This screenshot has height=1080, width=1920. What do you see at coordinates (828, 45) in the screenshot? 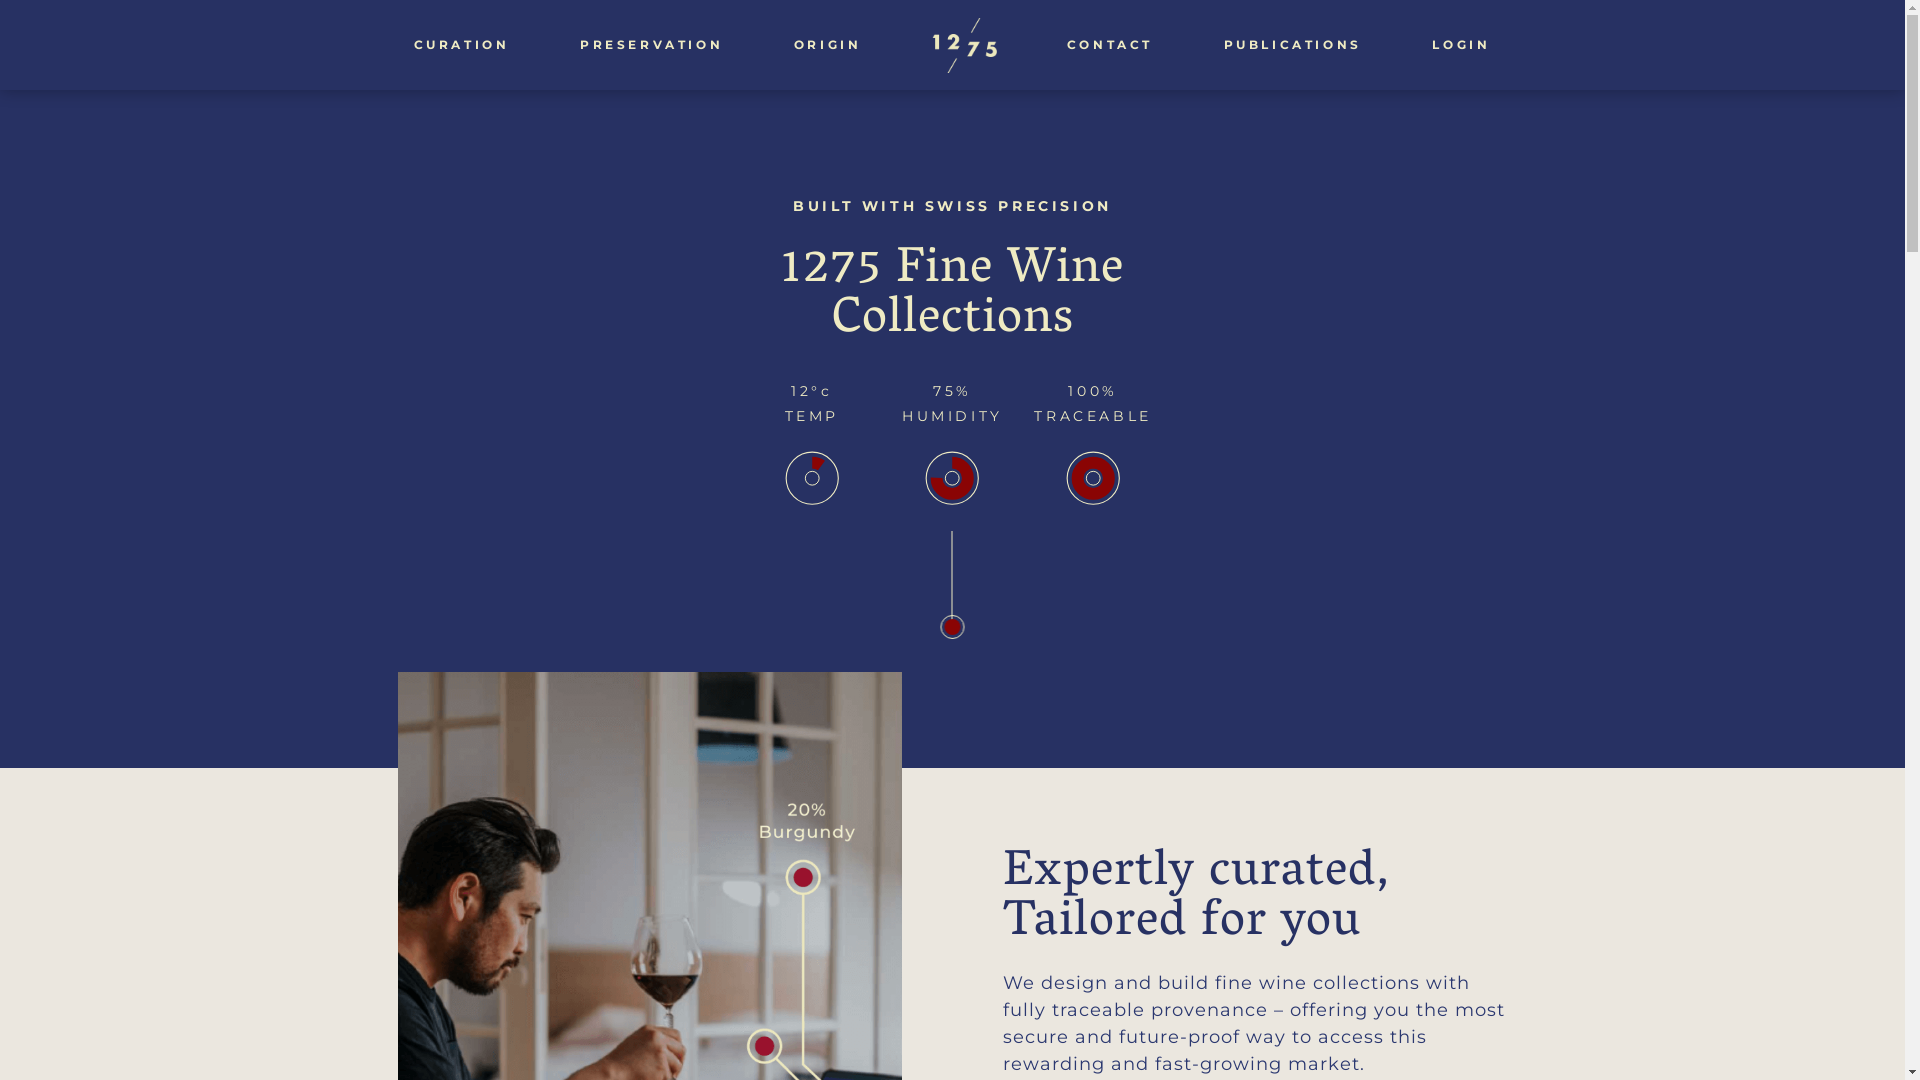
I see `'ORIGIN'` at bounding box center [828, 45].